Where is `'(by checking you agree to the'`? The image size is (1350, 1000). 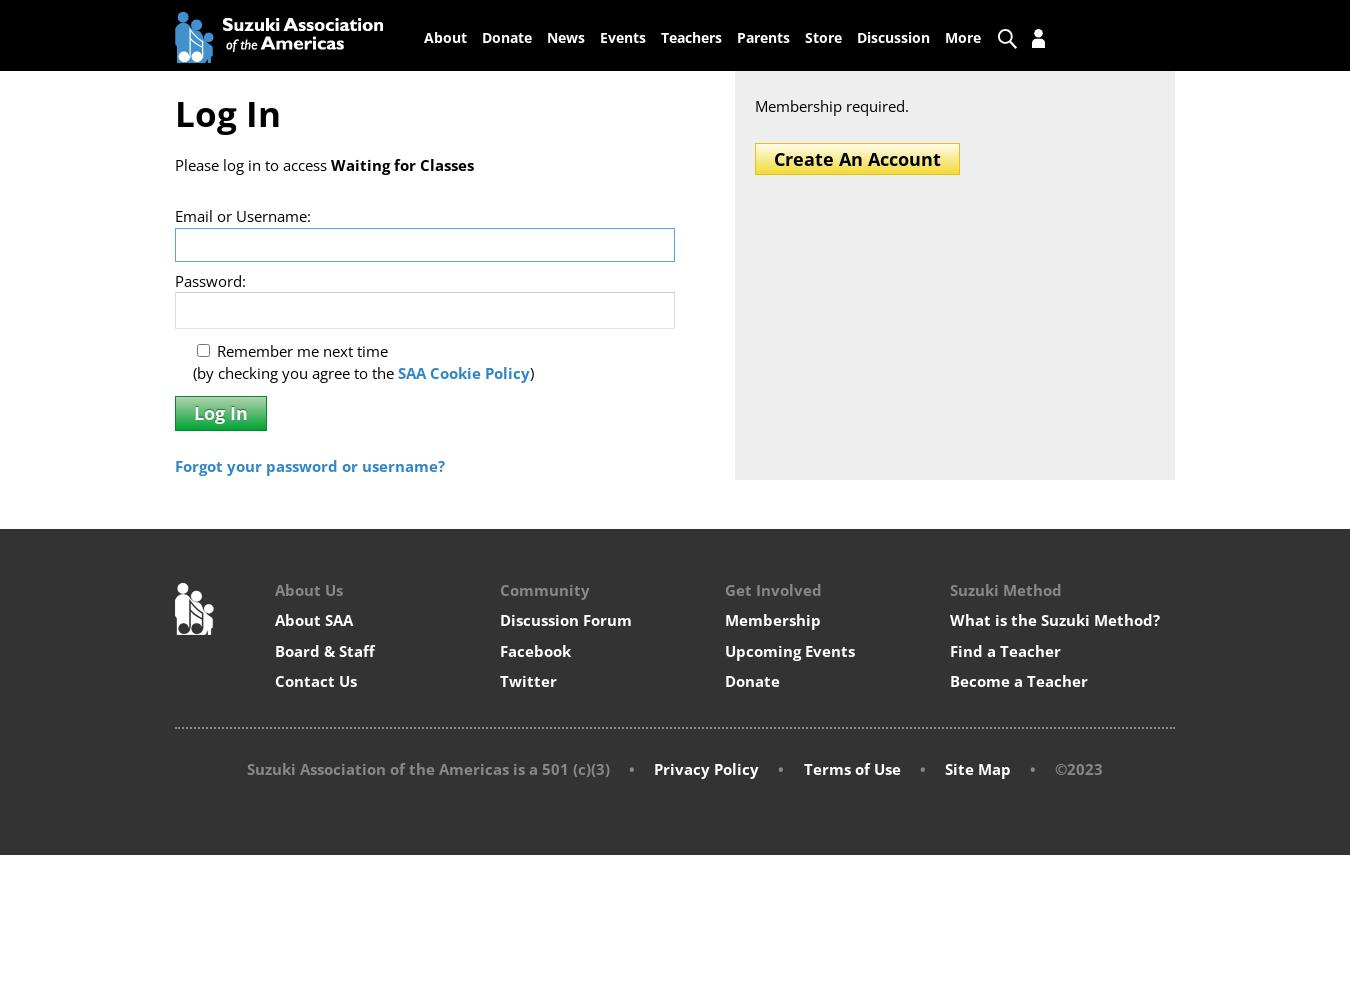 '(by checking you agree to the' is located at coordinates (293, 372).